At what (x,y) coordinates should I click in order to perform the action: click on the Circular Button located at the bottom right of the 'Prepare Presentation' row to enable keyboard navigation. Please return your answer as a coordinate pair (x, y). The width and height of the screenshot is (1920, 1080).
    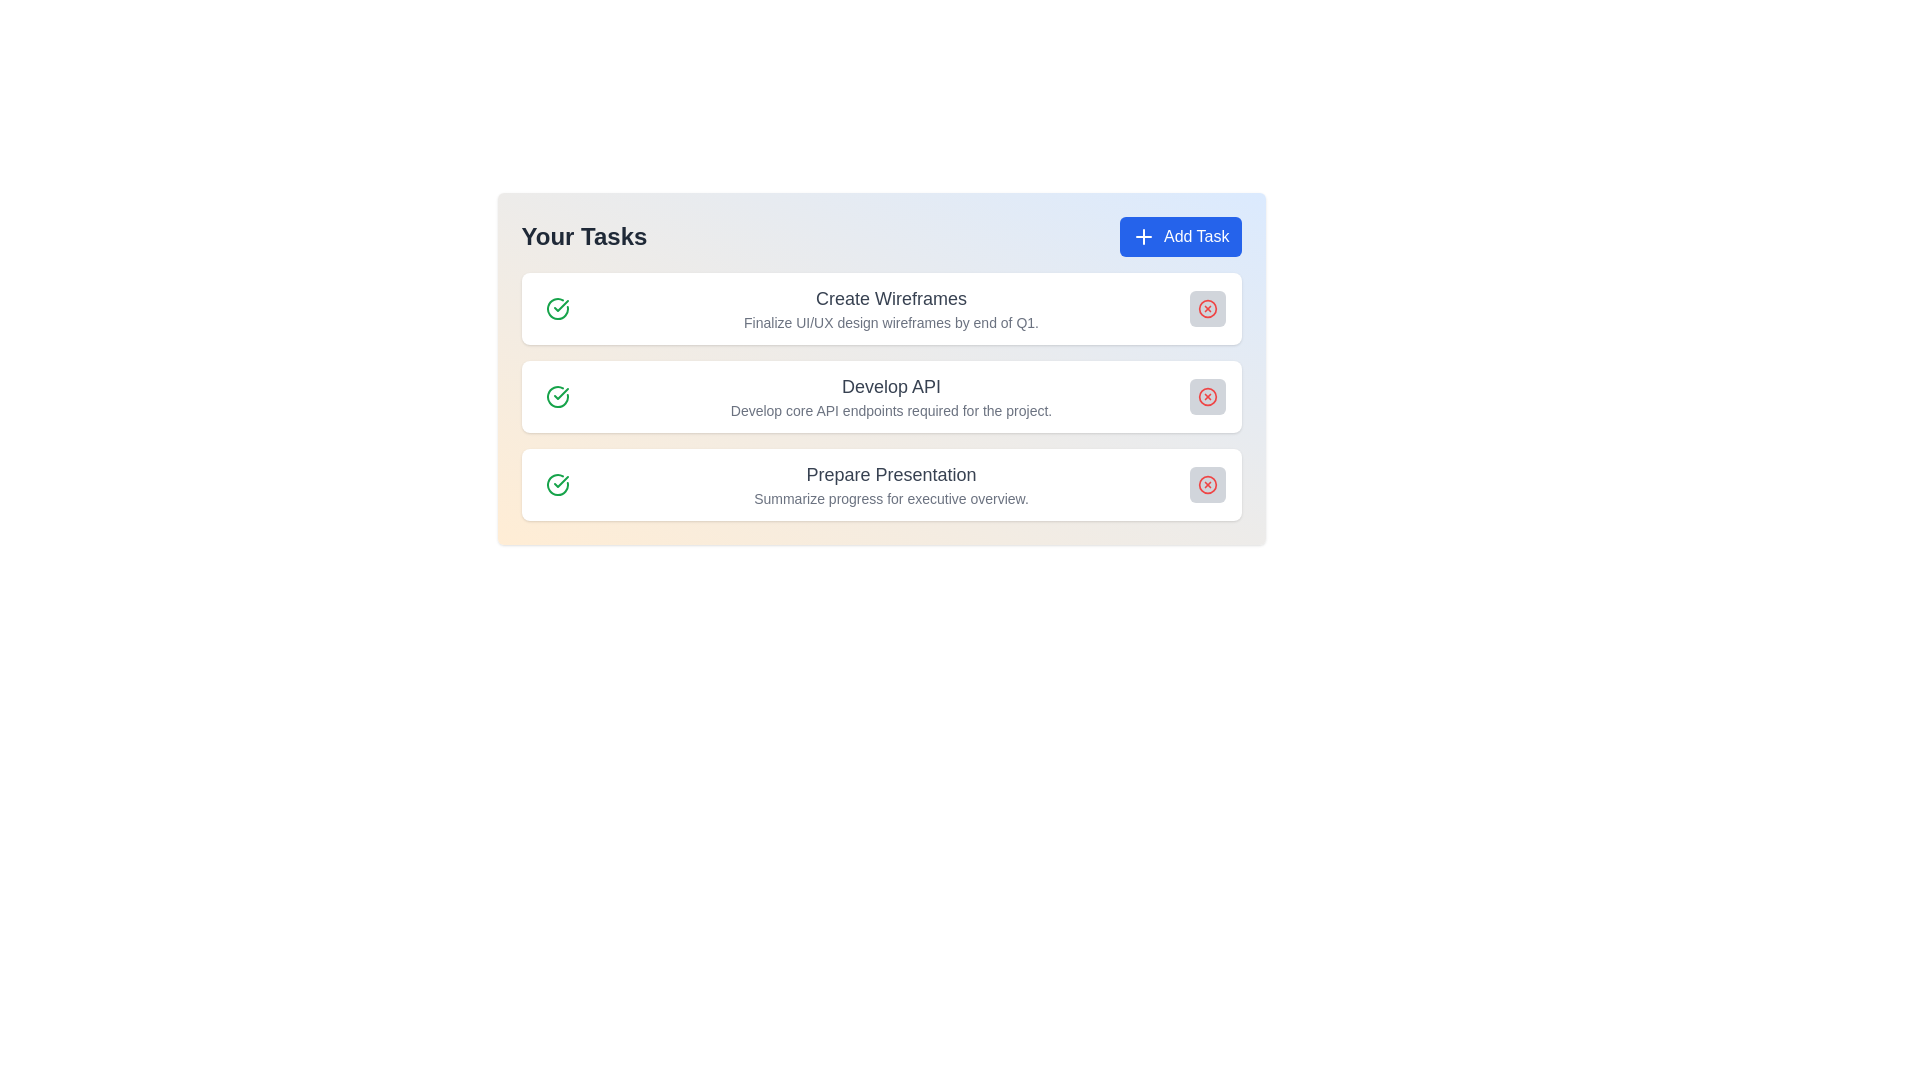
    Looking at the image, I should click on (1206, 485).